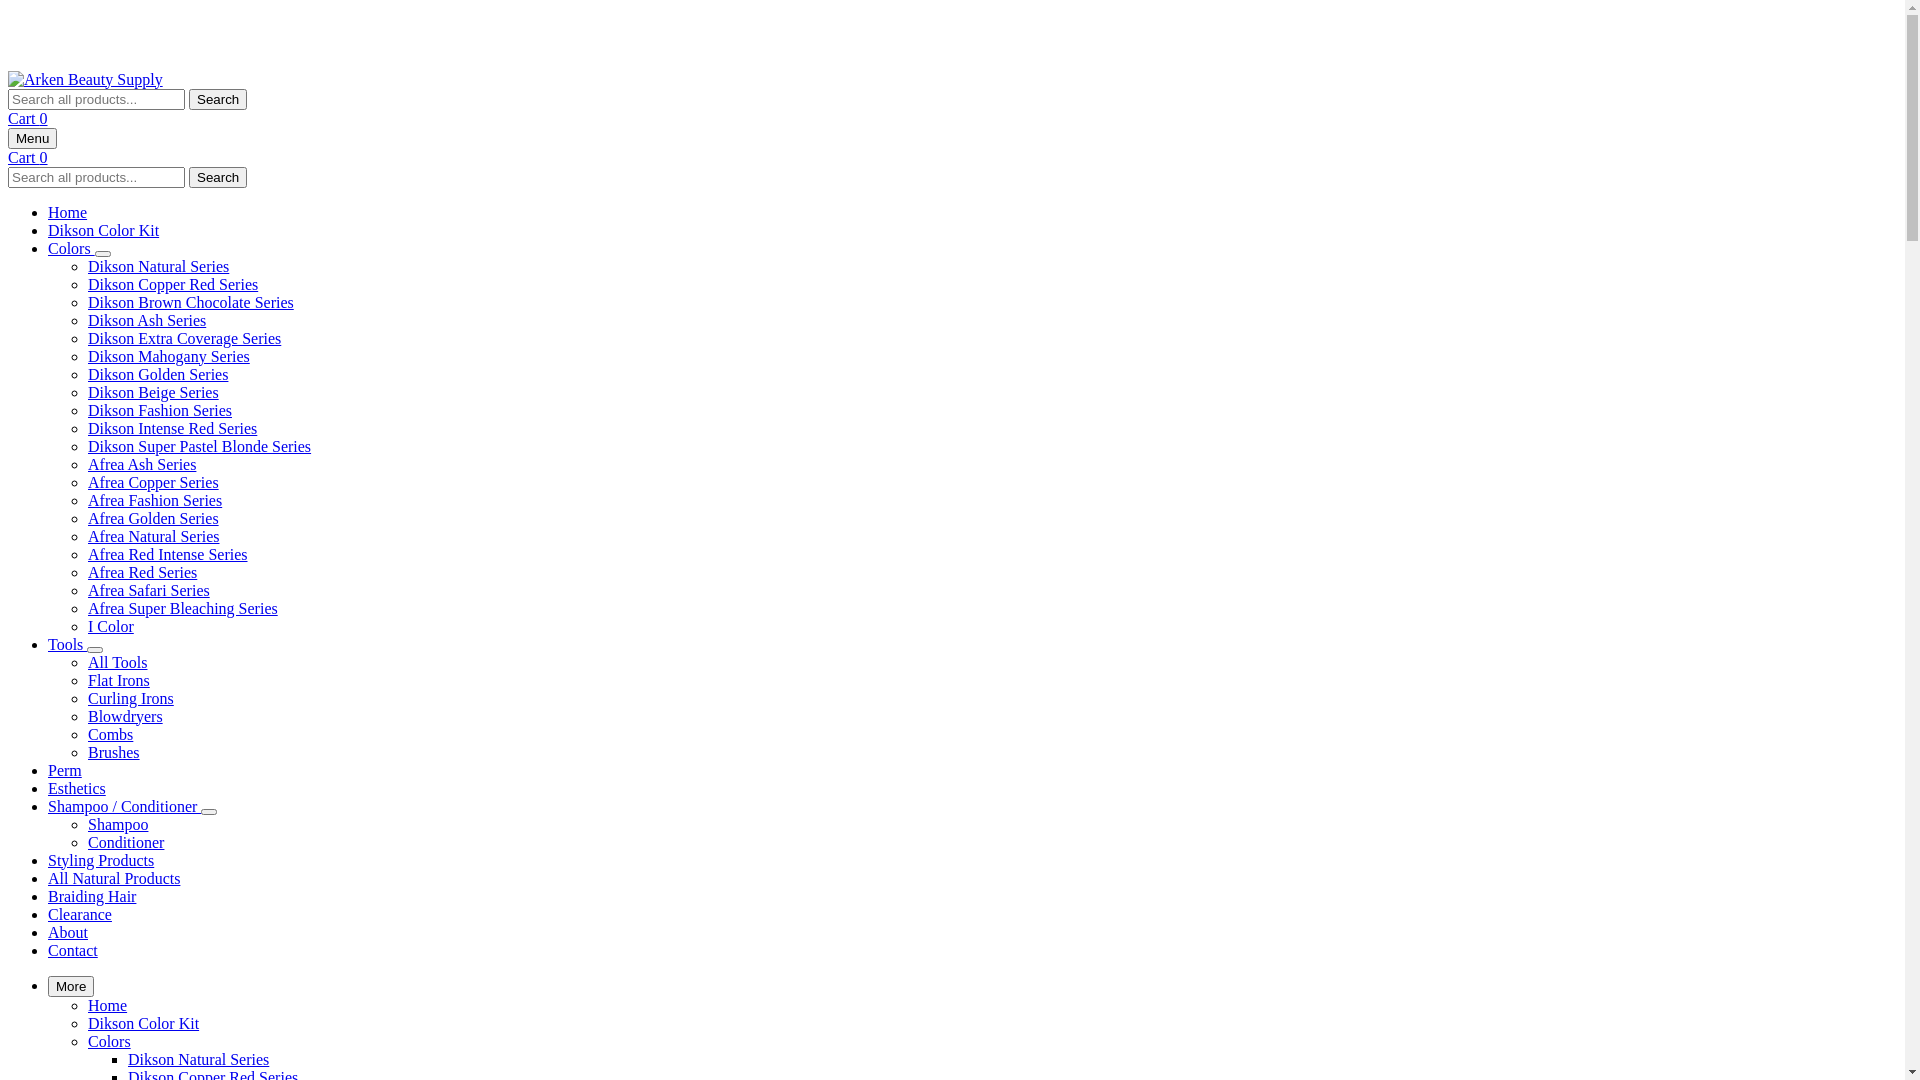  Describe the element at coordinates (109, 734) in the screenshot. I see `'Combs'` at that location.